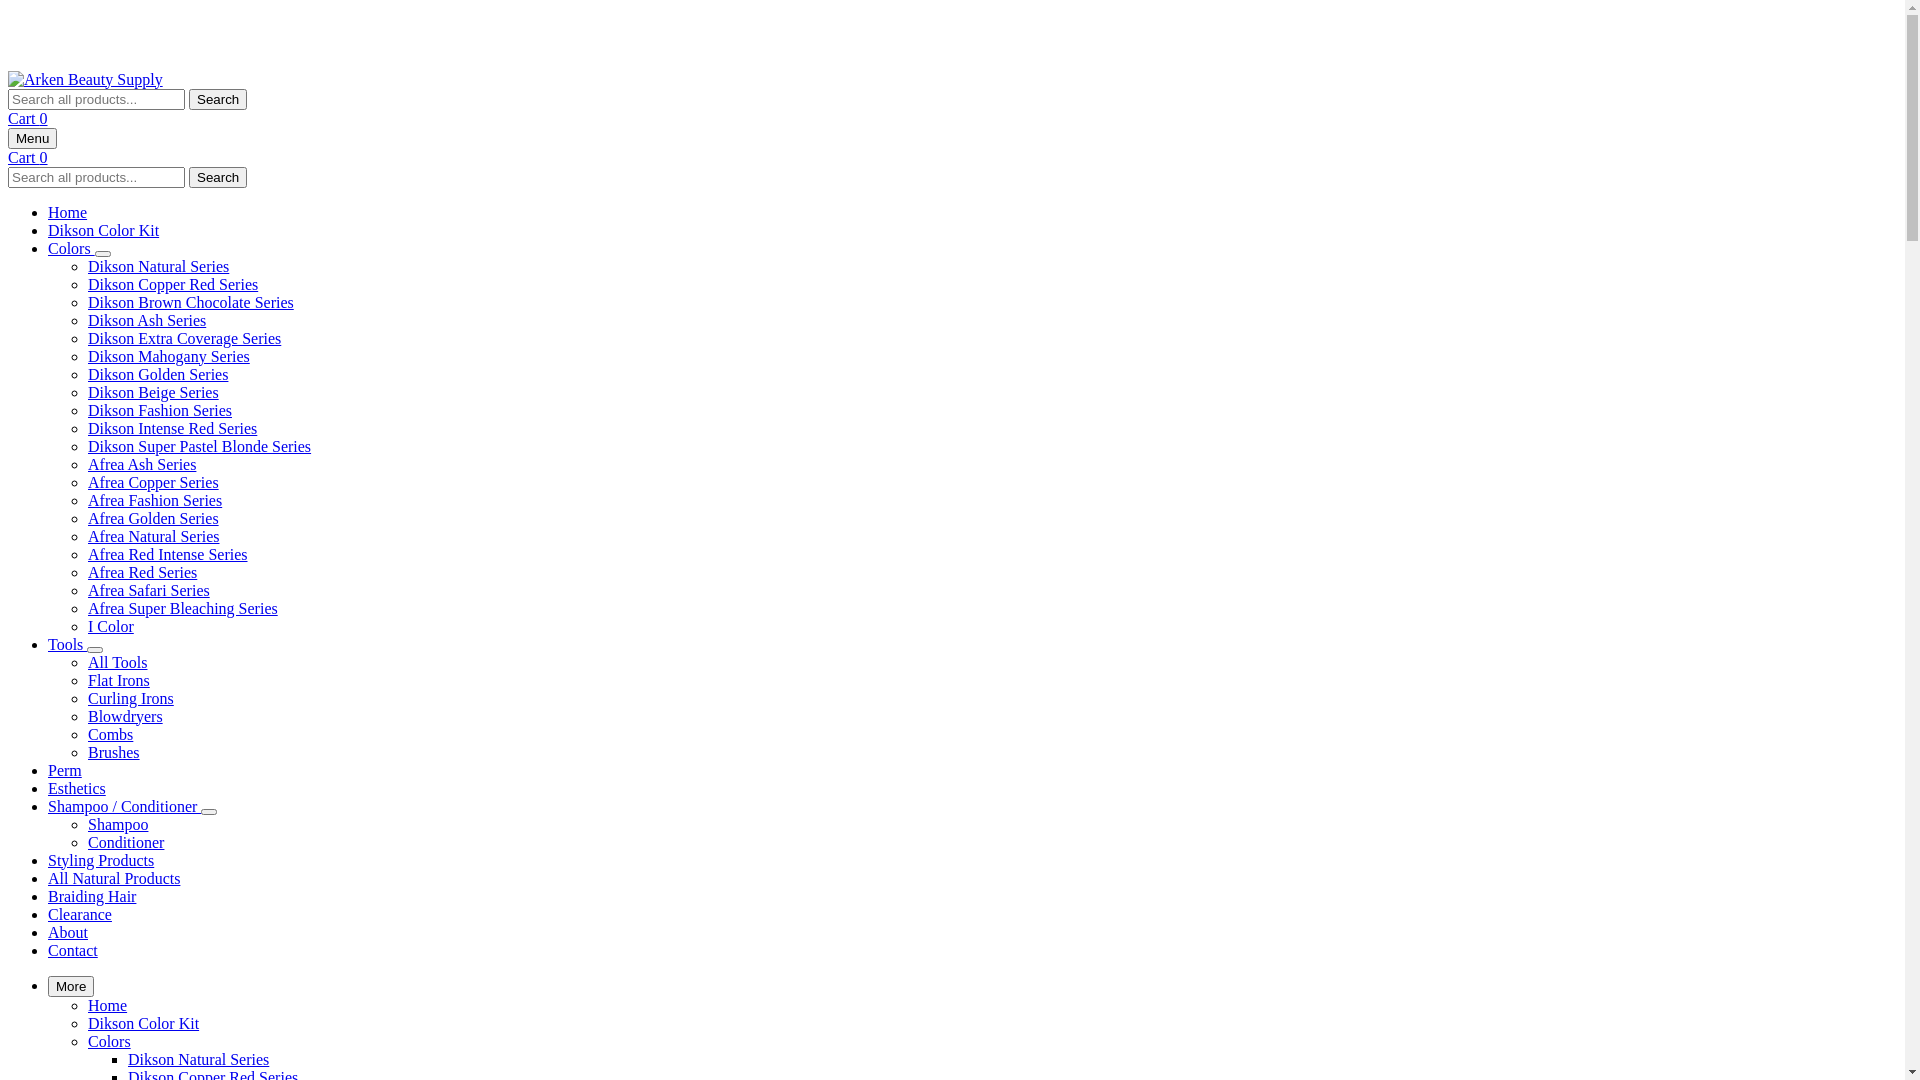  Describe the element at coordinates (109, 734) in the screenshot. I see `'Combs'` at that location.